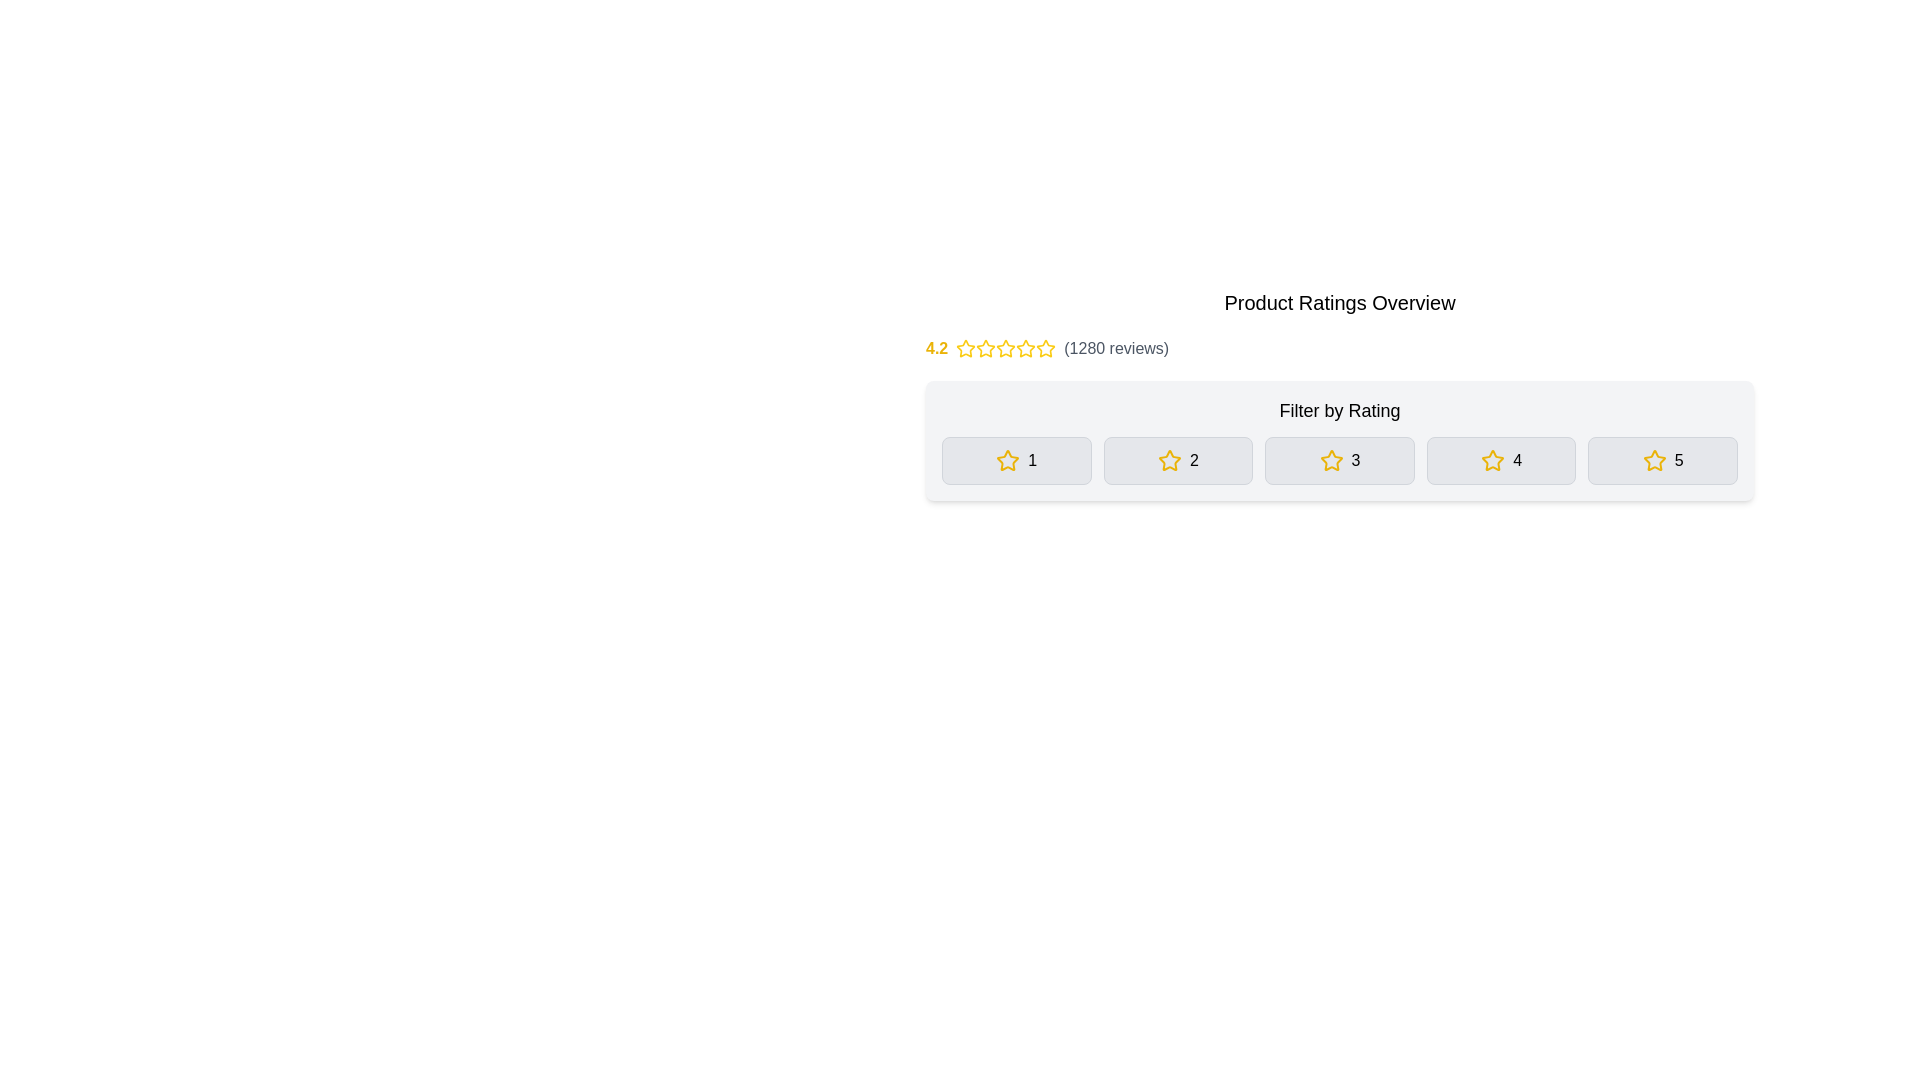 The image size is (1920, 1080). What do you see at coordinates (1006, 347) in the screenshot?
I see `the third star icon in the rating display, which visually represents part of a 4.2-star rating` at bounding box center [1006, 347].